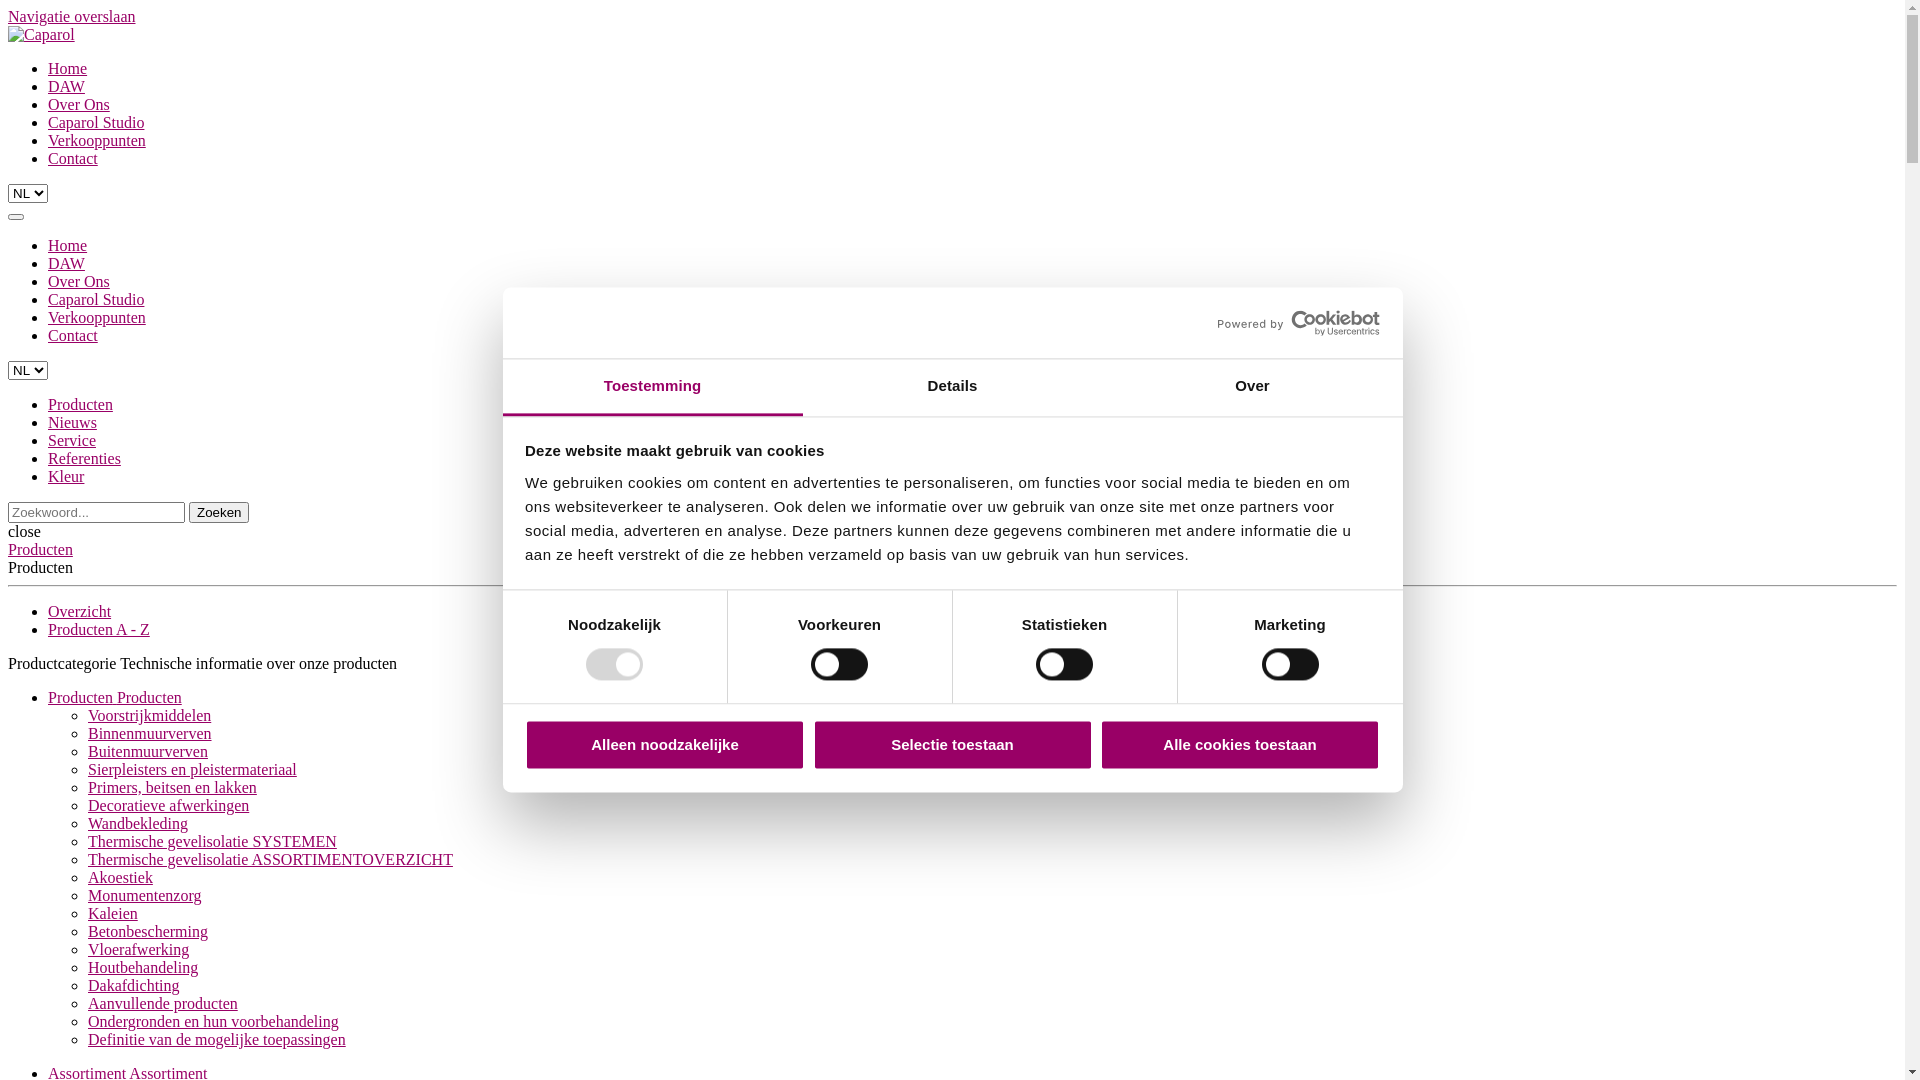 This screenshot has height=1080, width=1920. Describe the element at coordinates (72, 421) in the screenshot. I see `'Nieuws'` at that location.